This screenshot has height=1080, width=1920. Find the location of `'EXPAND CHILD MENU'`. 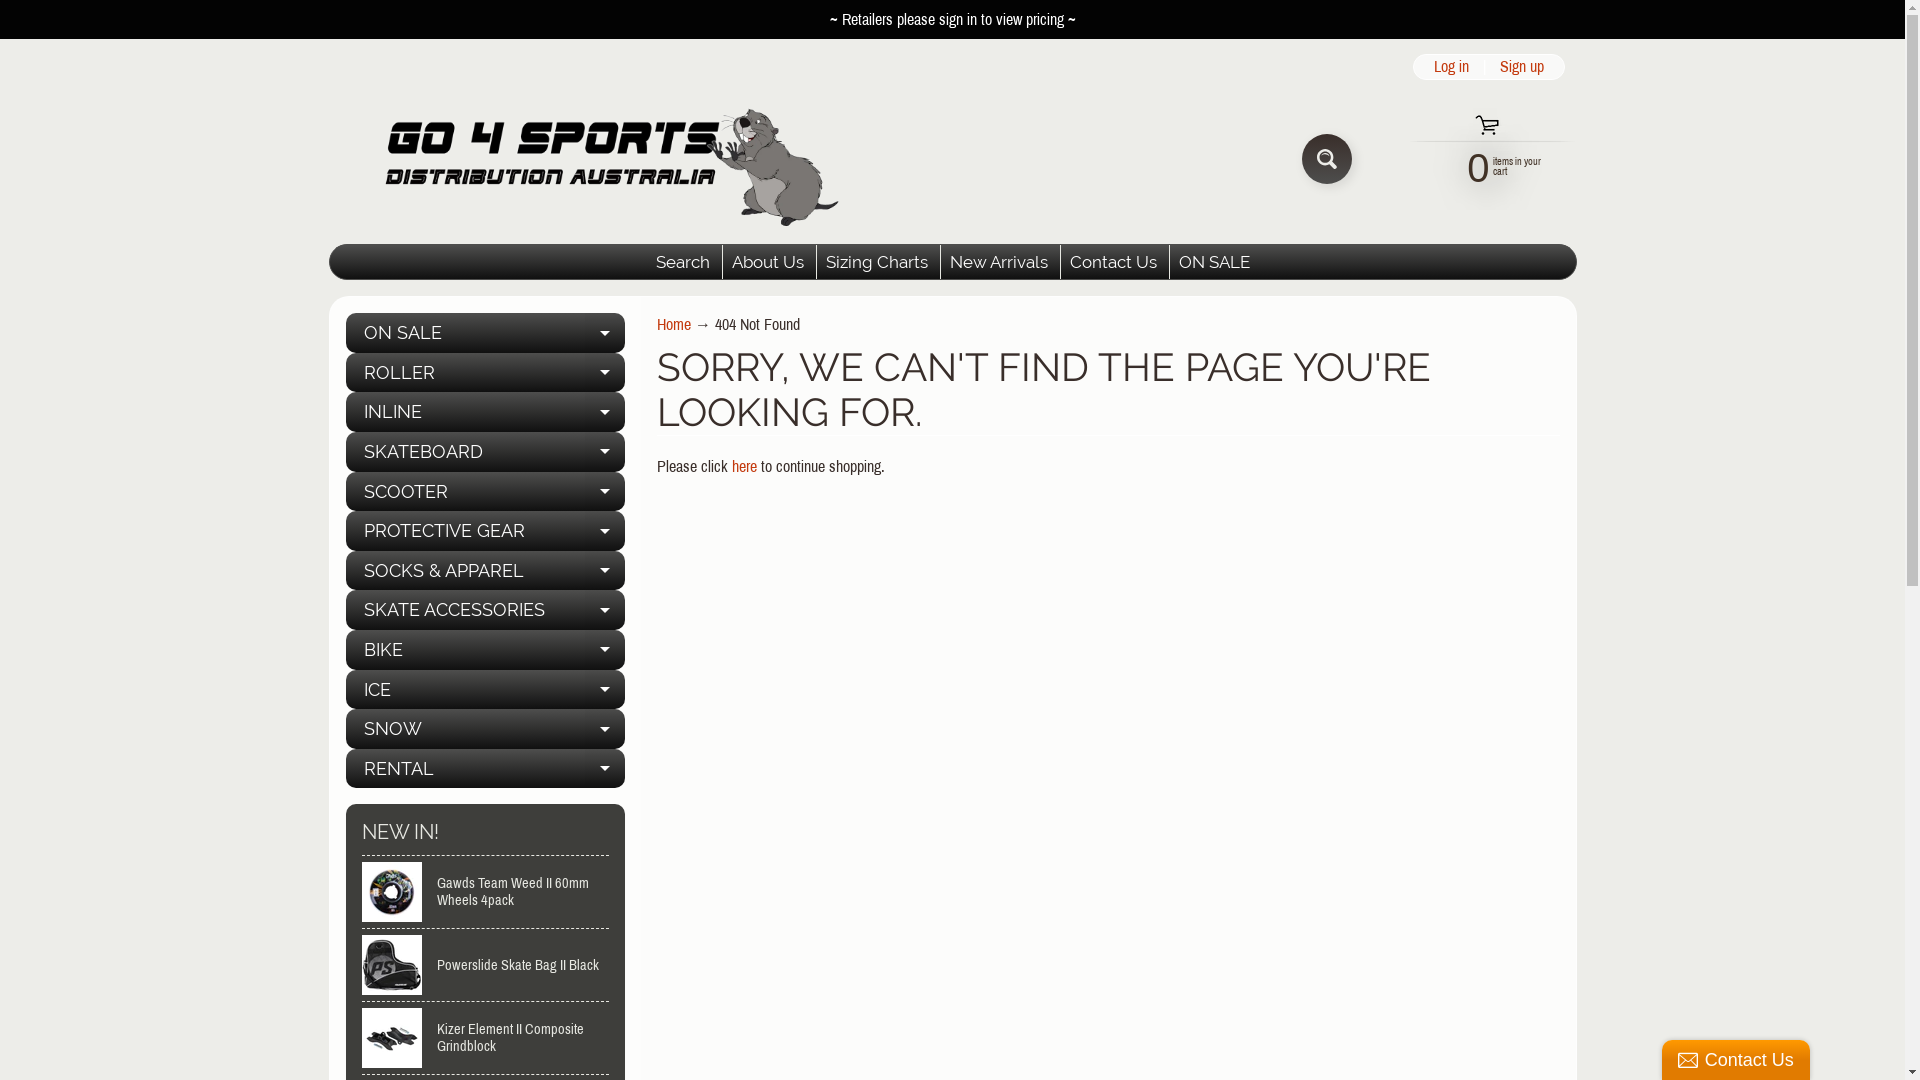

'EXPAND CHILD MENU' is located at coordinates (603, 530).